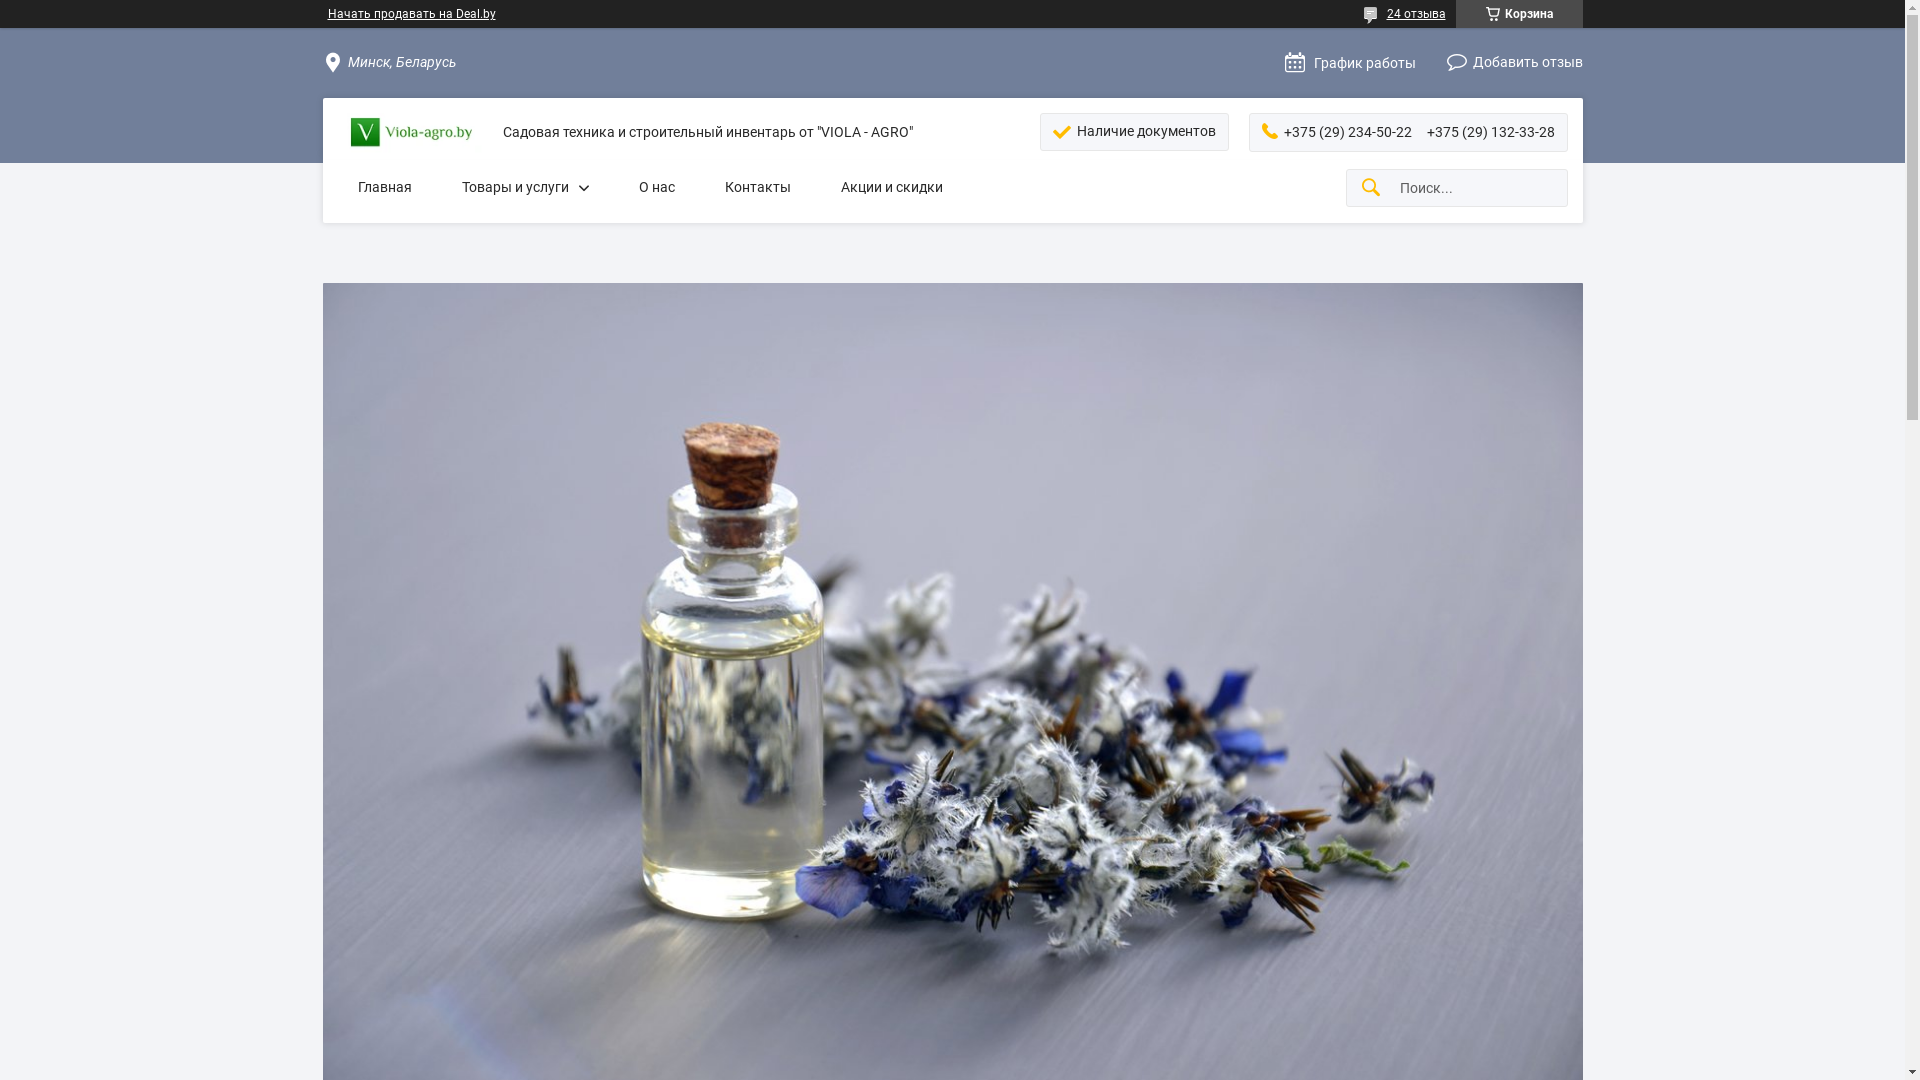 The height and width of the screenshot is (1080, 1920). Describe the element at coordinates (411, 132) in the screenshot. I see `'Viola-Agro'` at that location.